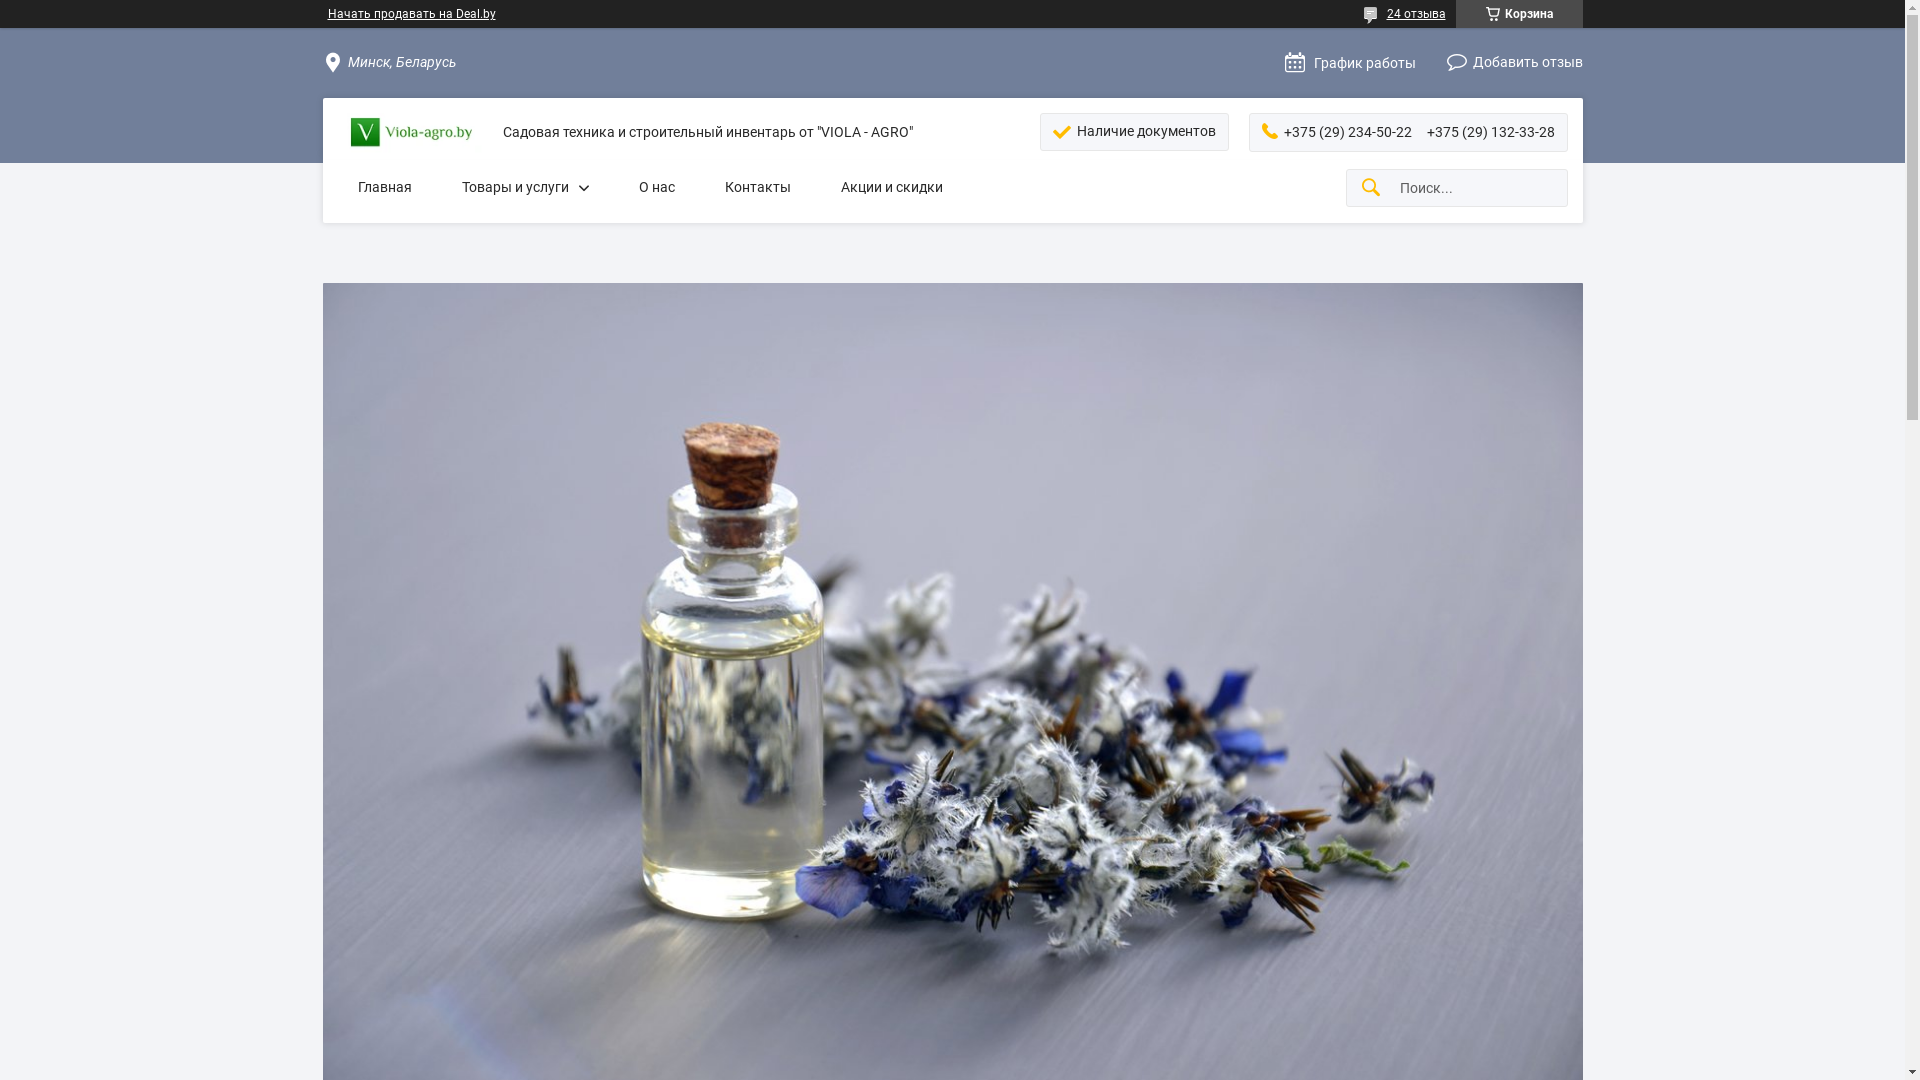 The height and width of the screenshot is (1080, 1920). Describe the element at coordinates (411, 132) in the screenshot. I see `'Viola-Agro'` at that location.